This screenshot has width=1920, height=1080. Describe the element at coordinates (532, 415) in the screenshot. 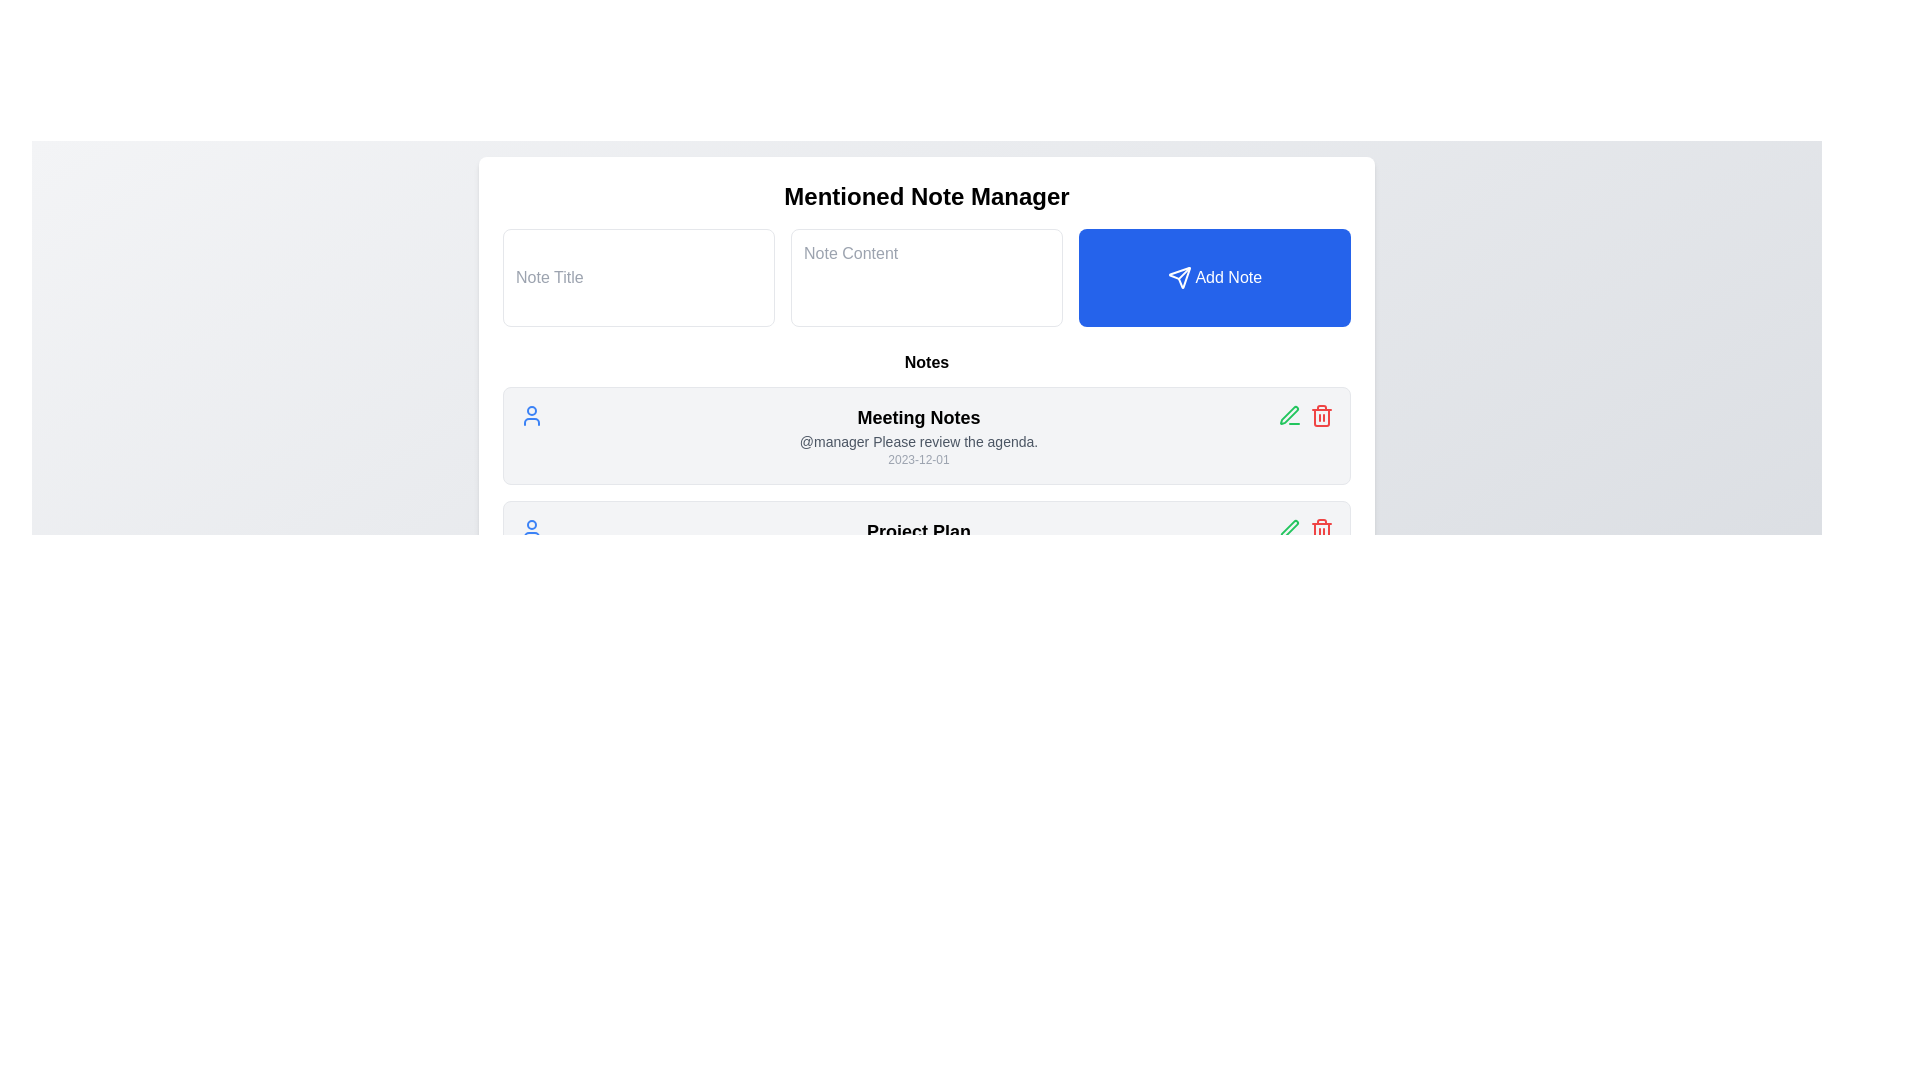

I see `the user icon in the 'Meeting Notes' section, which is the first icon positioned to the left of the text '@manager Please review the agenda. 2023-12-01'` at that location.